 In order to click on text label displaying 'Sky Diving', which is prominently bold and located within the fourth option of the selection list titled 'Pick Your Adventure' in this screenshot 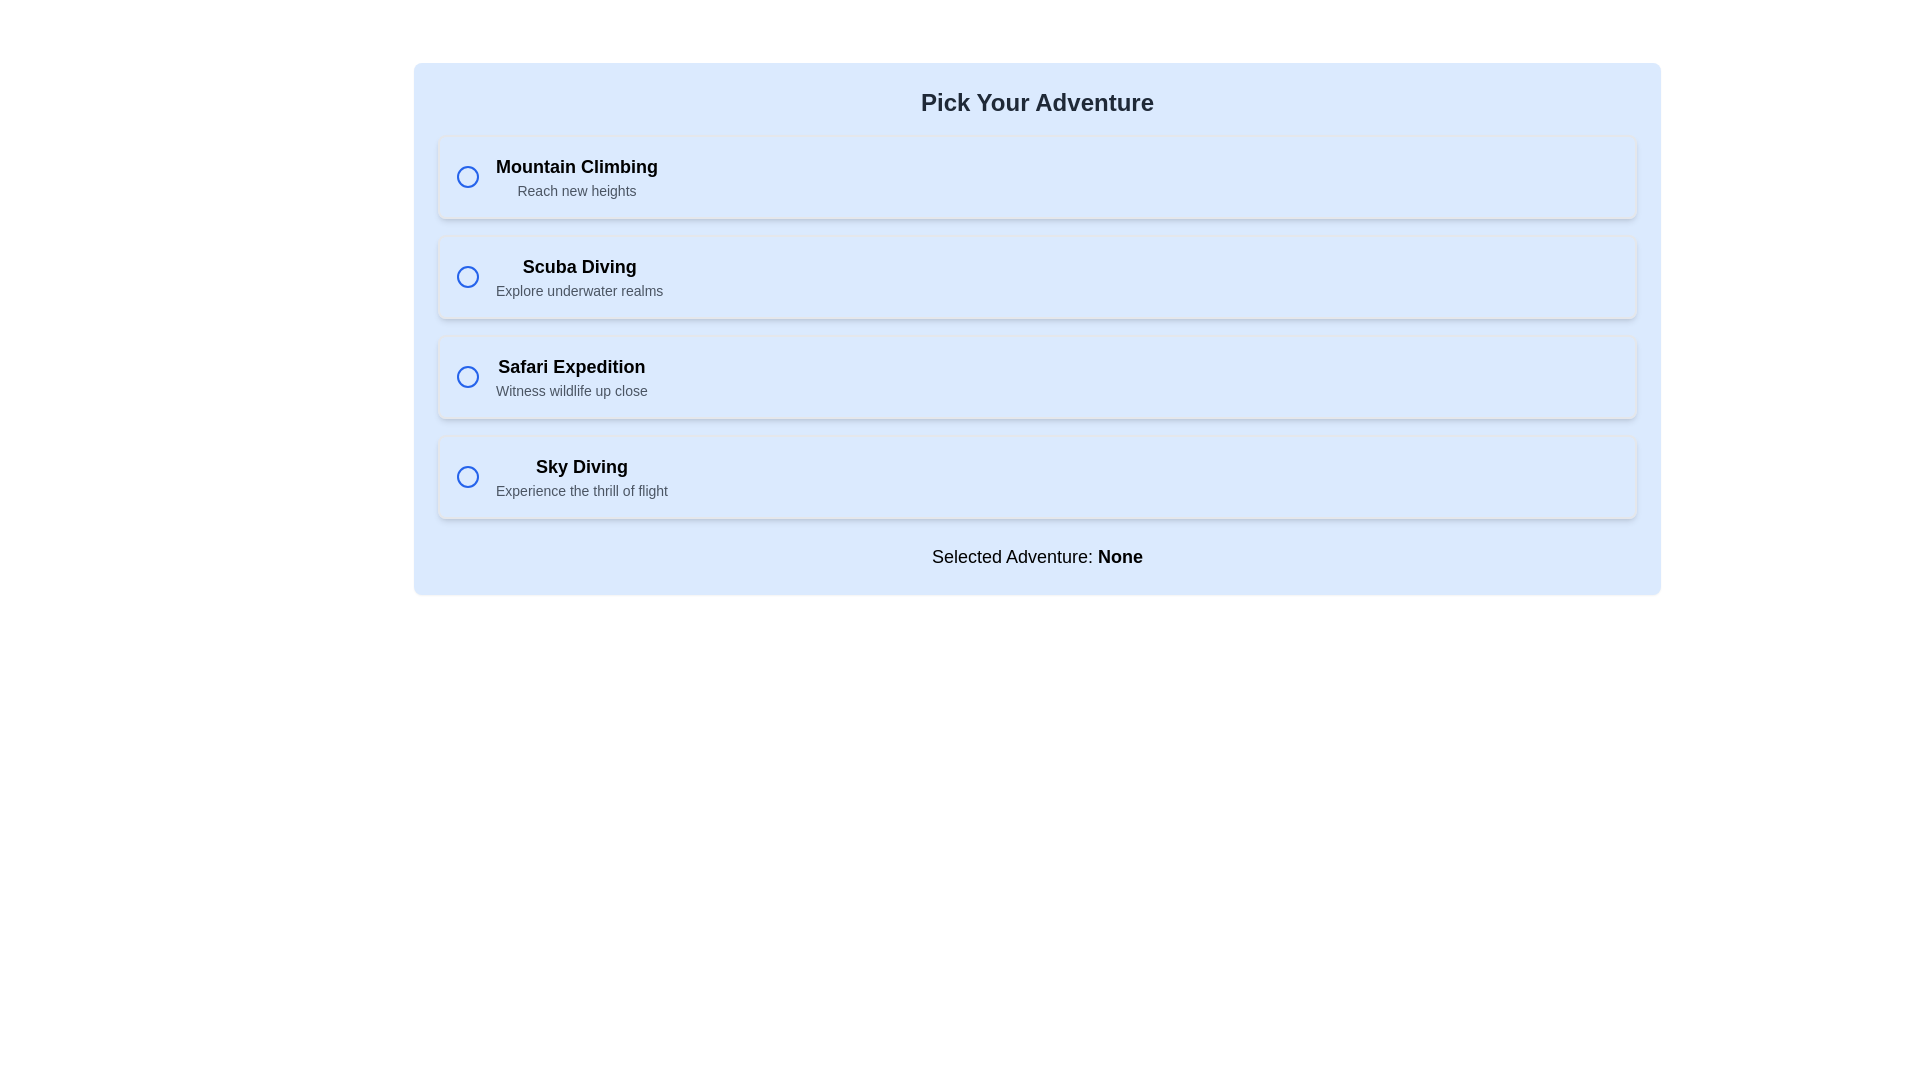, I will do `click(580, 466)`.